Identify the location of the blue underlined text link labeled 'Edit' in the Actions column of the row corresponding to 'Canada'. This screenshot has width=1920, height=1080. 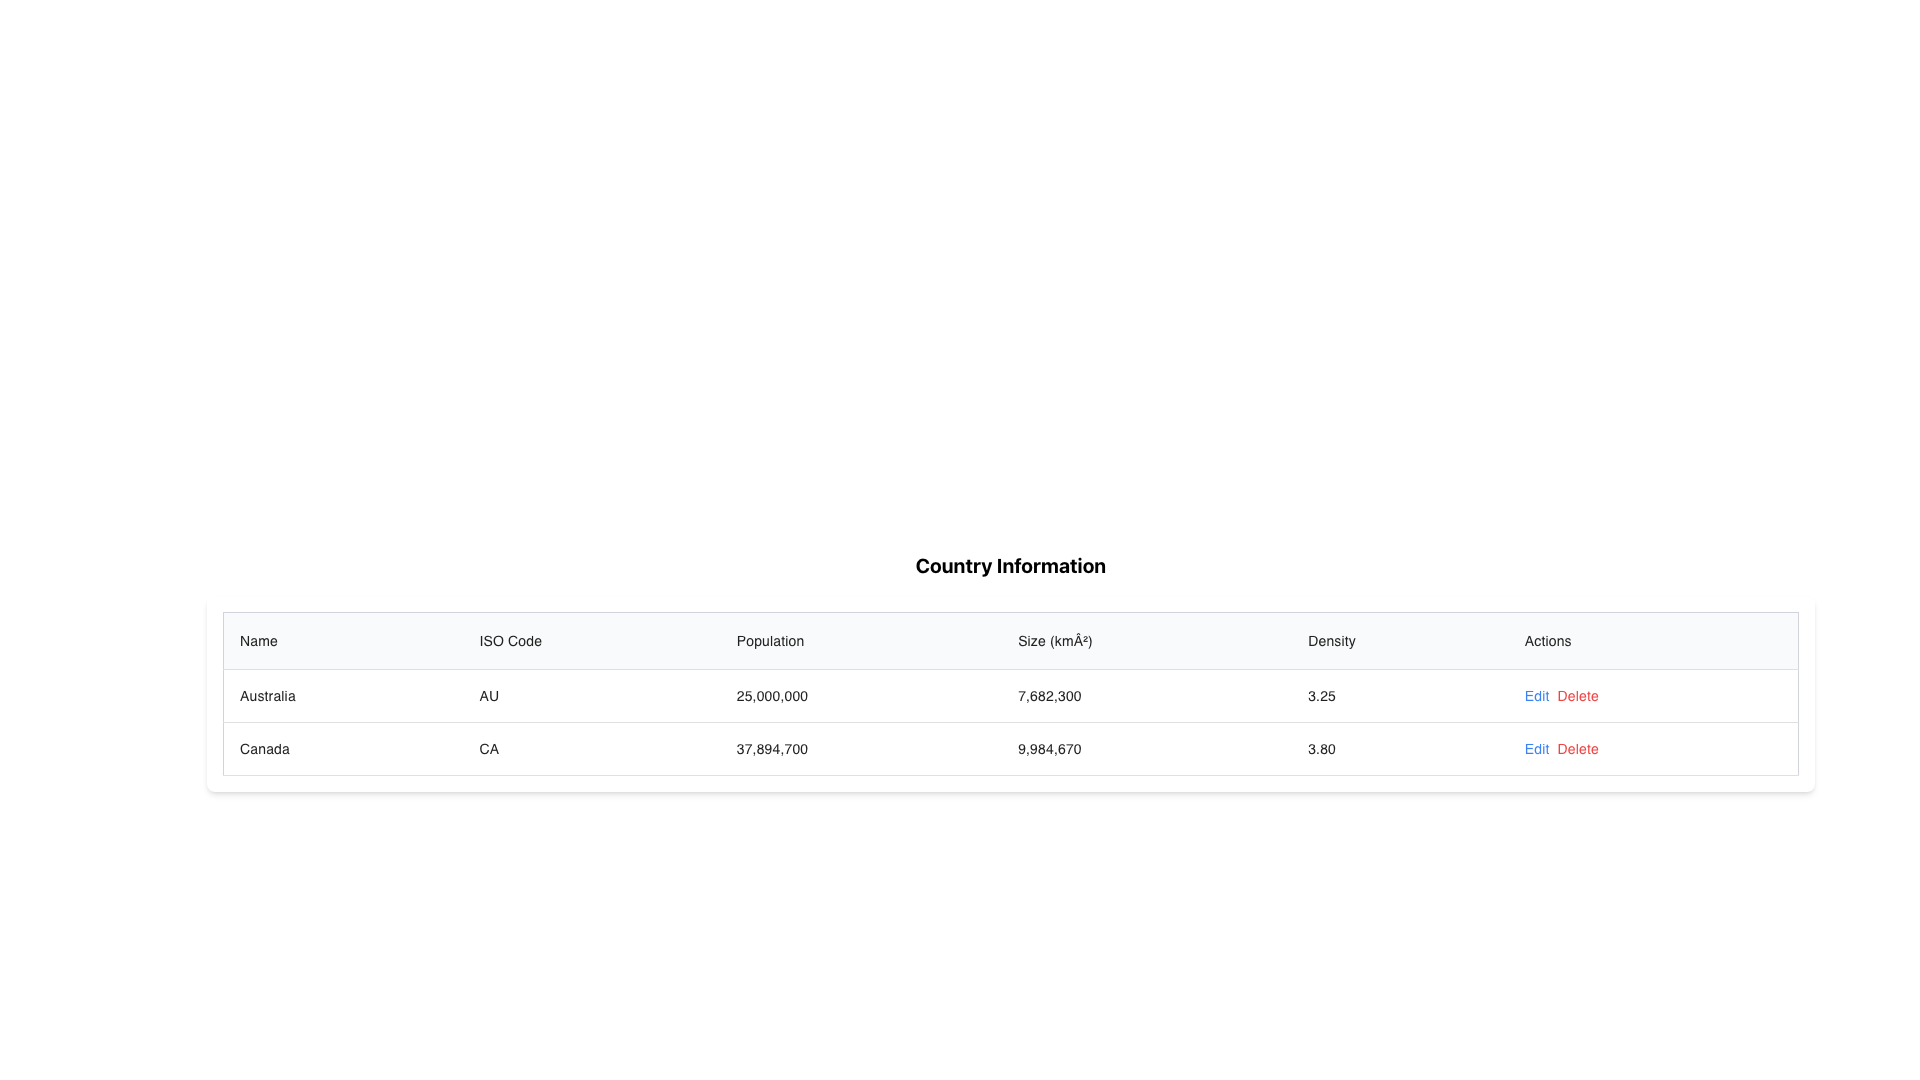
(1536, 695).